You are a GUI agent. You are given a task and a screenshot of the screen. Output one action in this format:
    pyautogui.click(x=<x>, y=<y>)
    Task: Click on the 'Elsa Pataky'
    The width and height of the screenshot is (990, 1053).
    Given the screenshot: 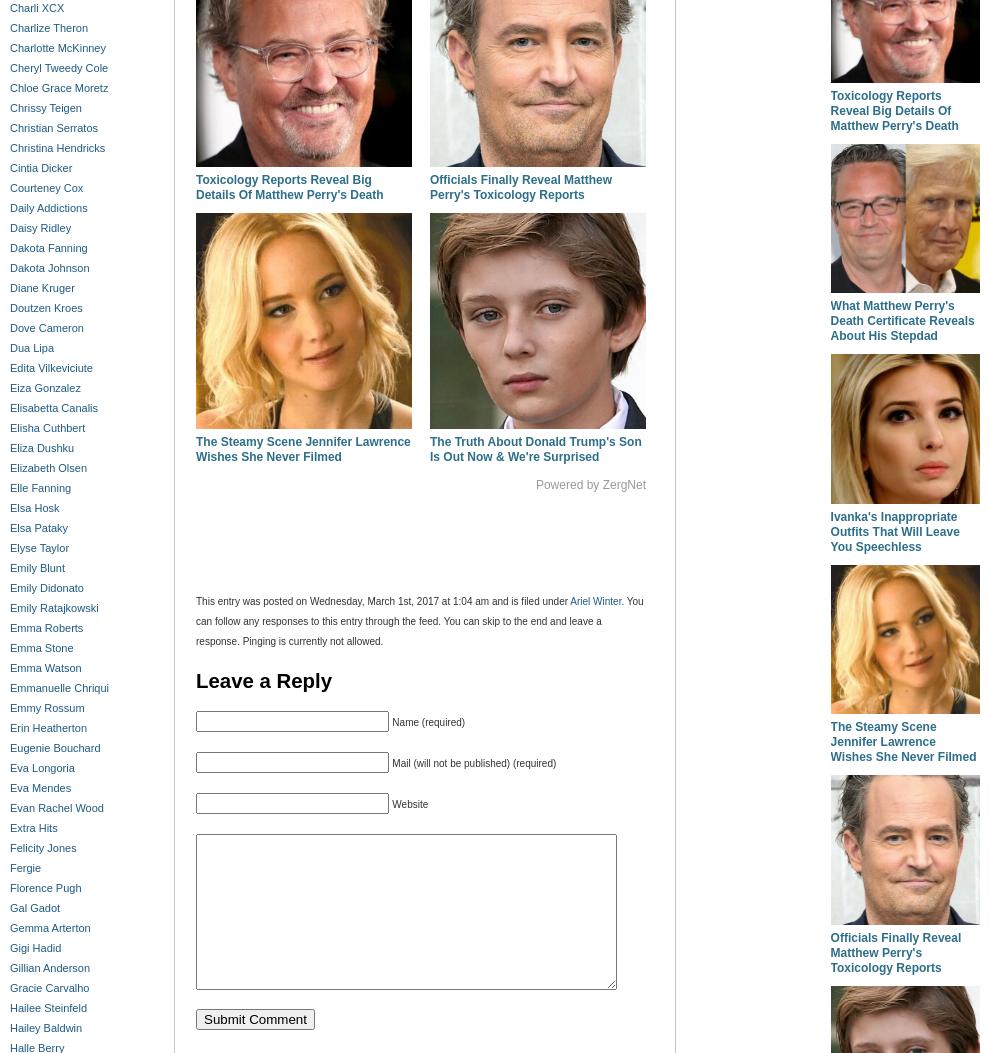 What is the action you would take?
    pyautogui.click(x=38, y=526)
    